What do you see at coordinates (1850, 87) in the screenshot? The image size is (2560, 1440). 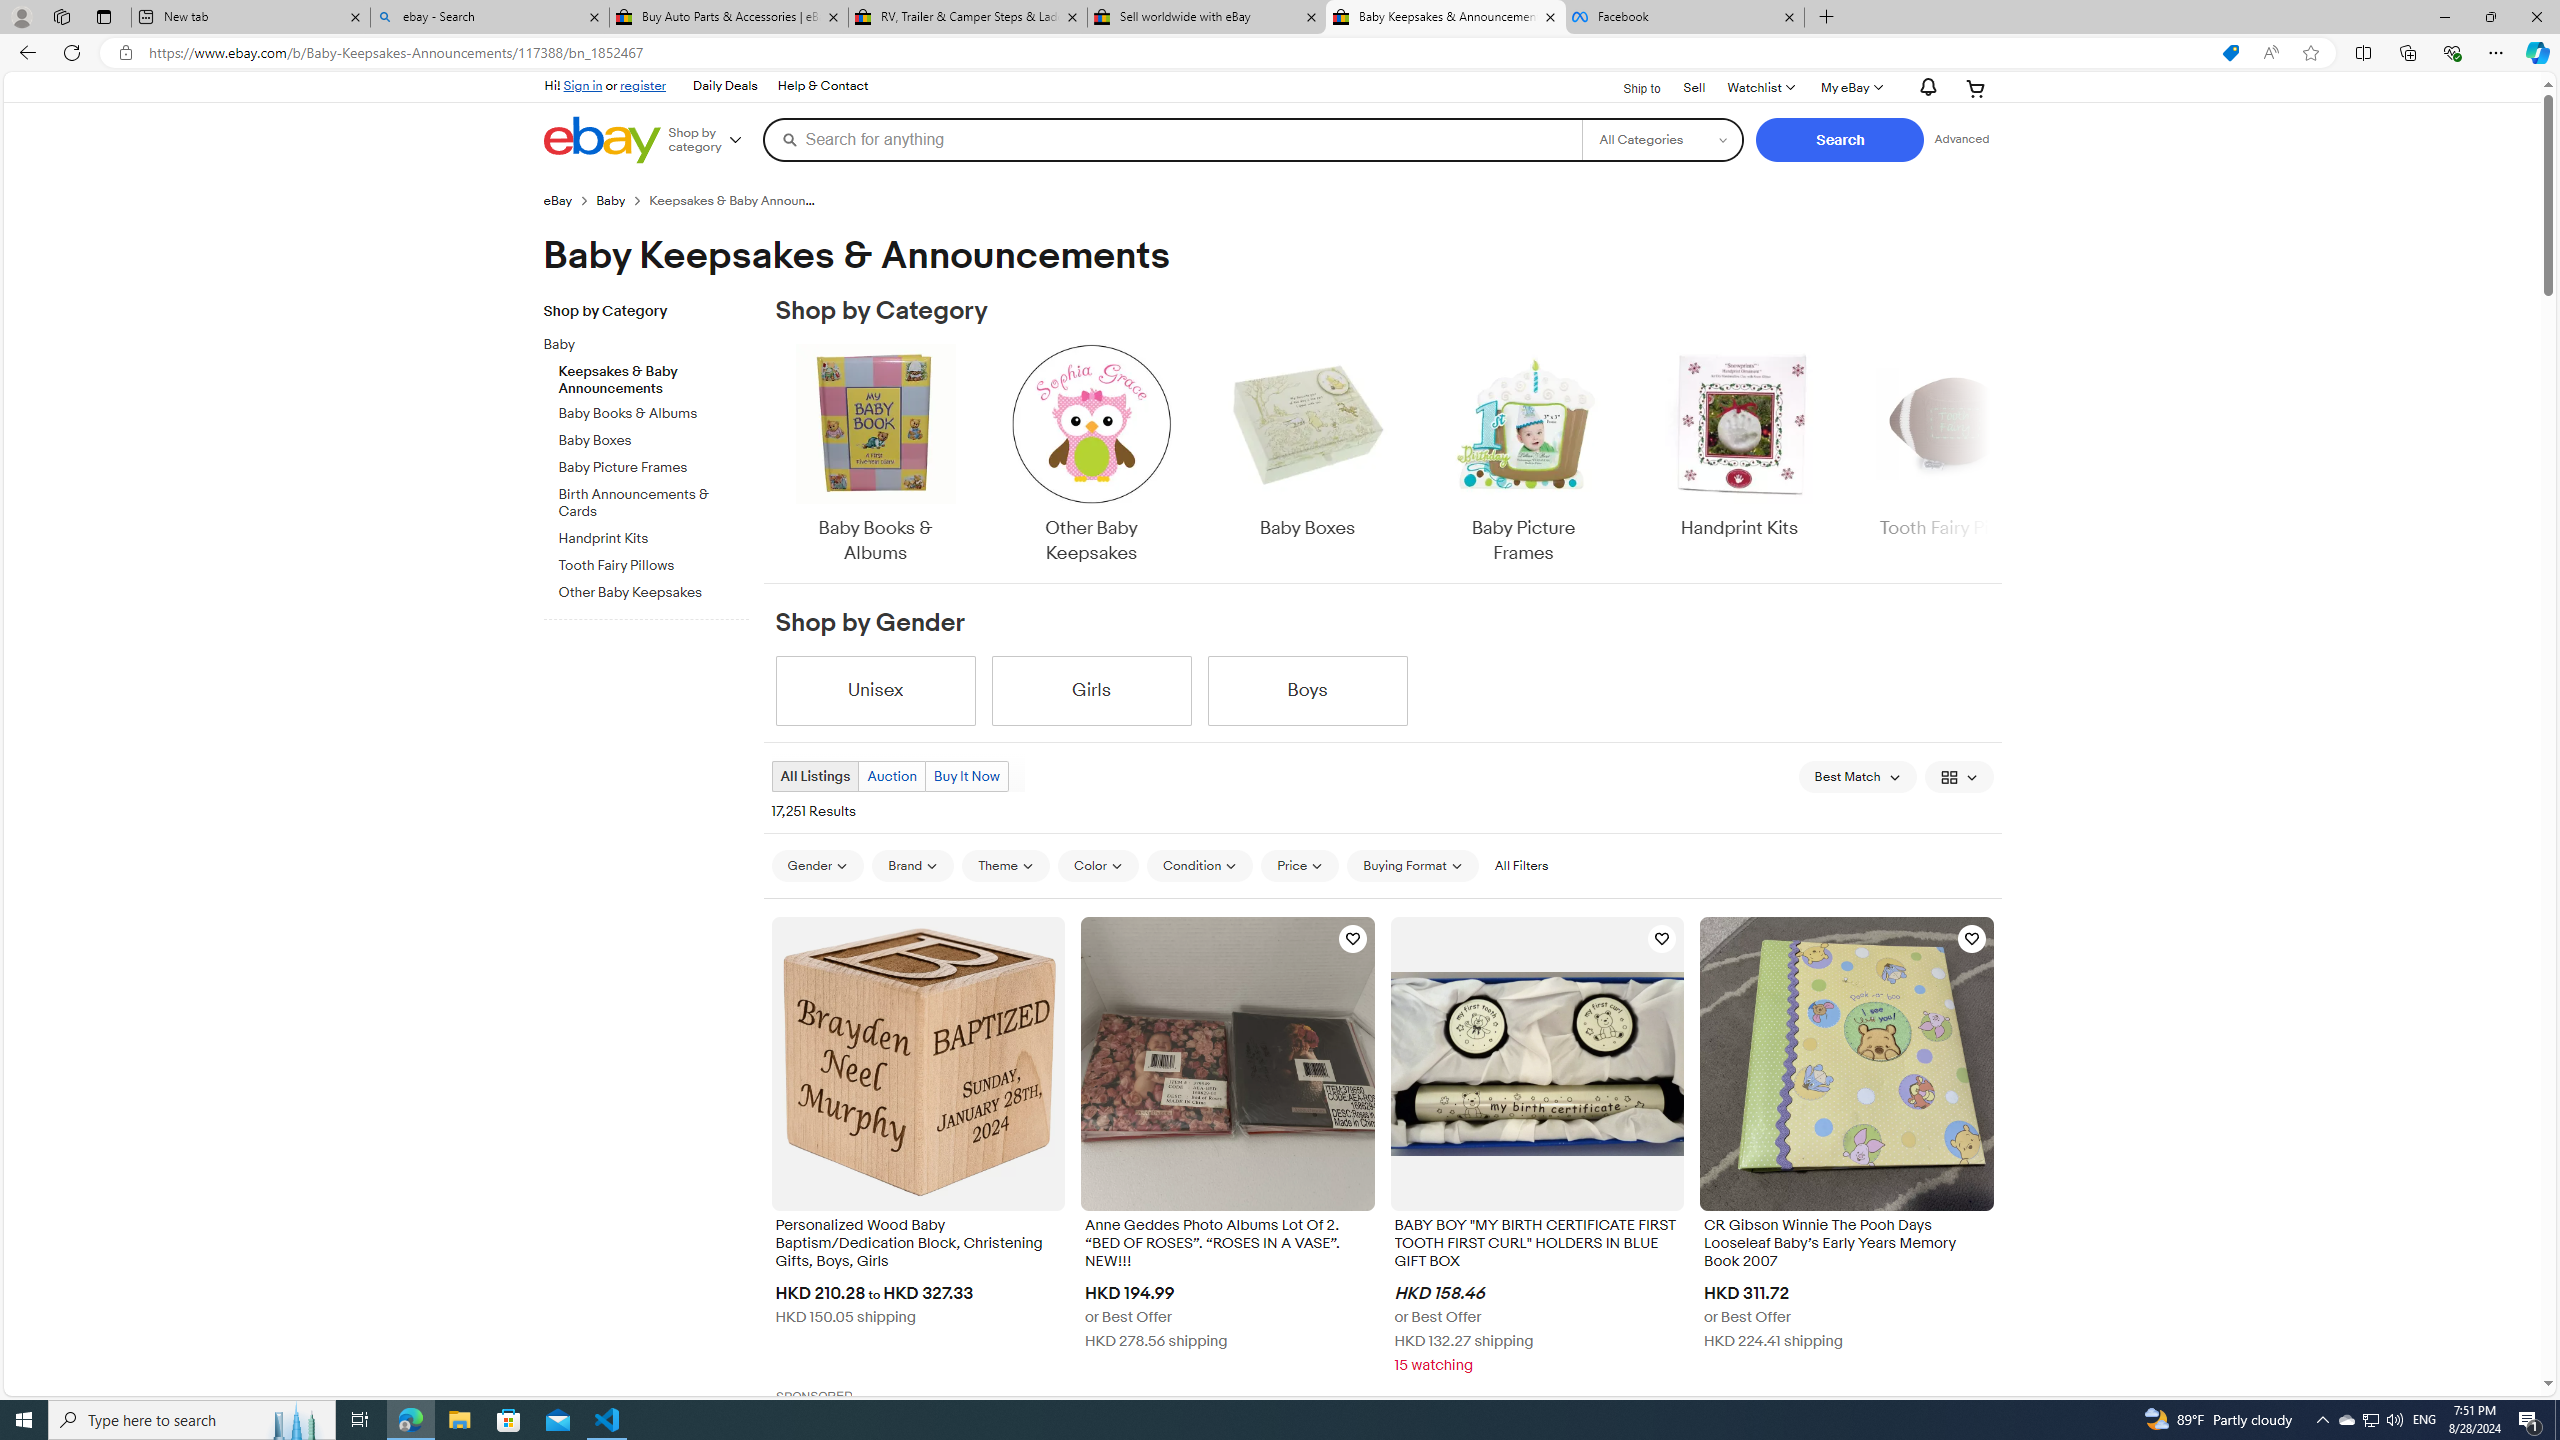 I see `'My eBay'` at bounding box center [1850, 87].